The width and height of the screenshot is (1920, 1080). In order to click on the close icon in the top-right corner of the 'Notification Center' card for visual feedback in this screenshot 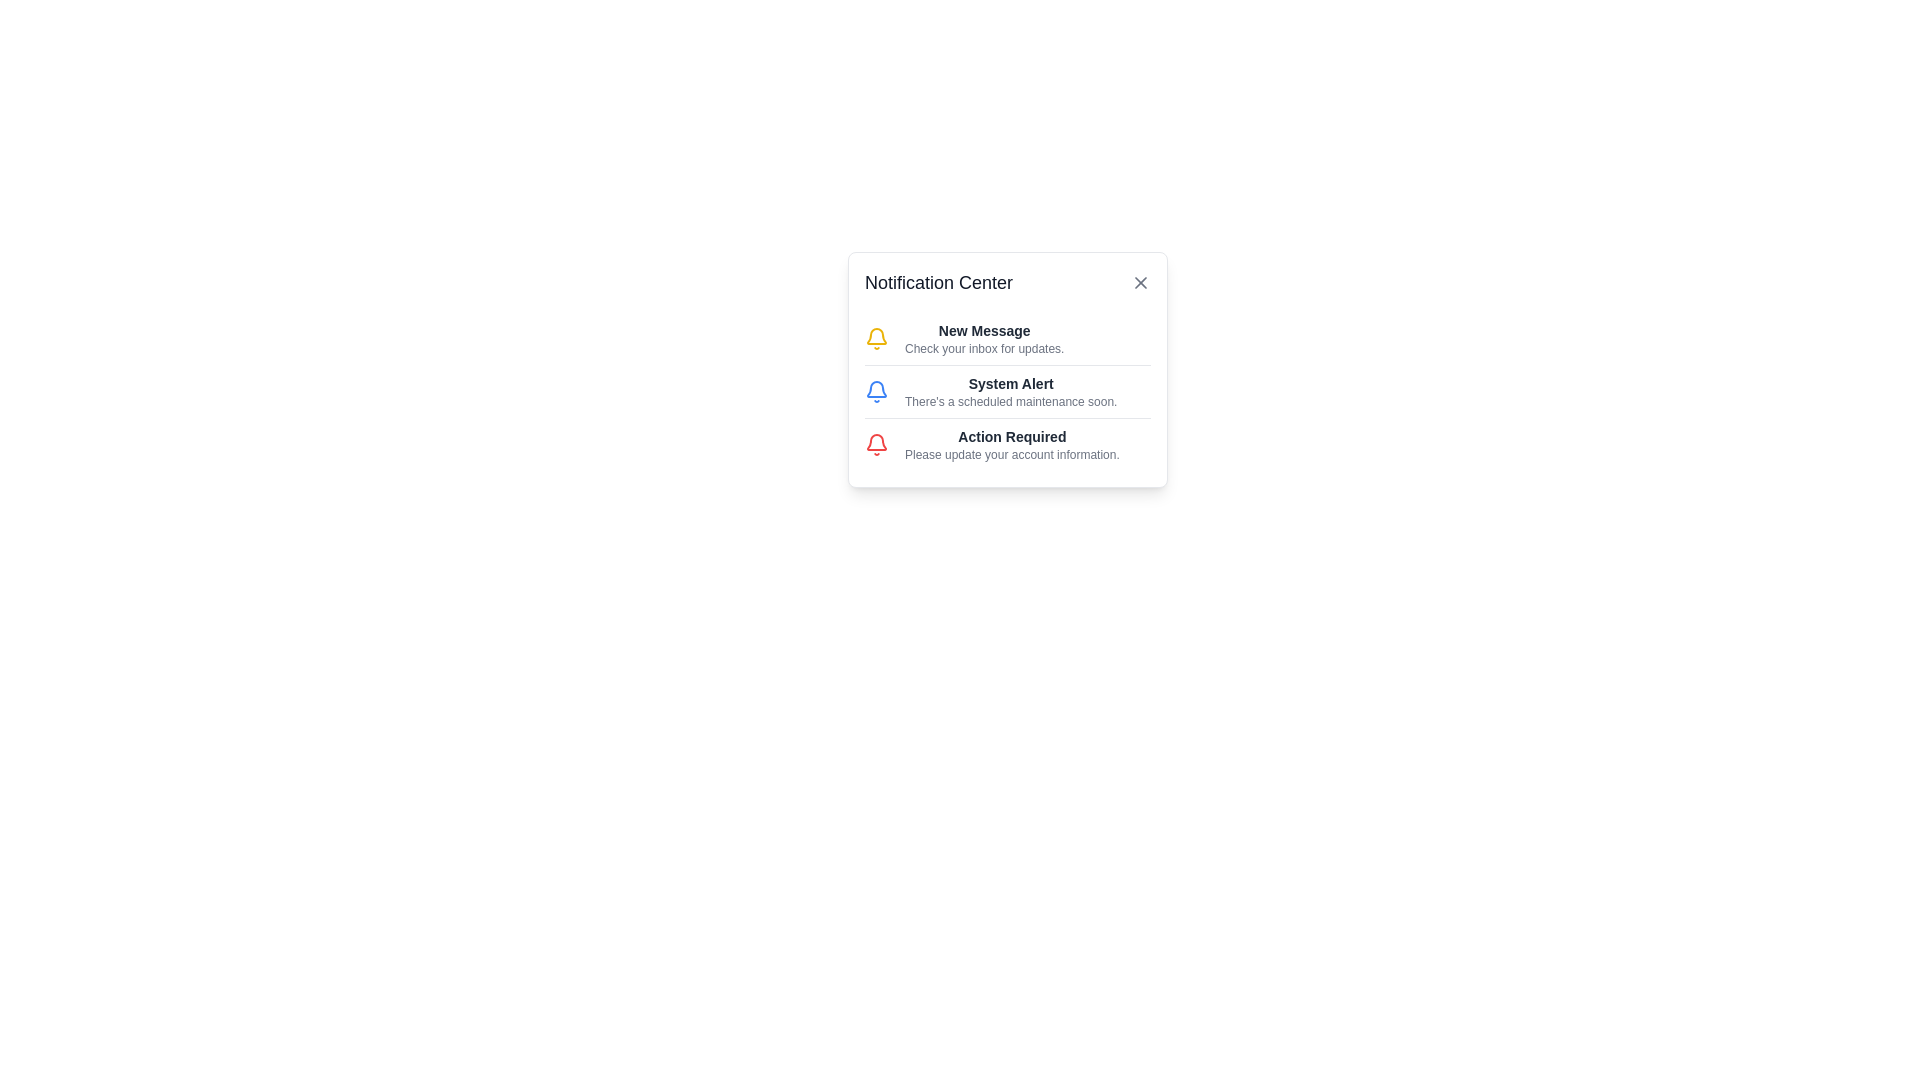, I will do `click(1141, 282)`.